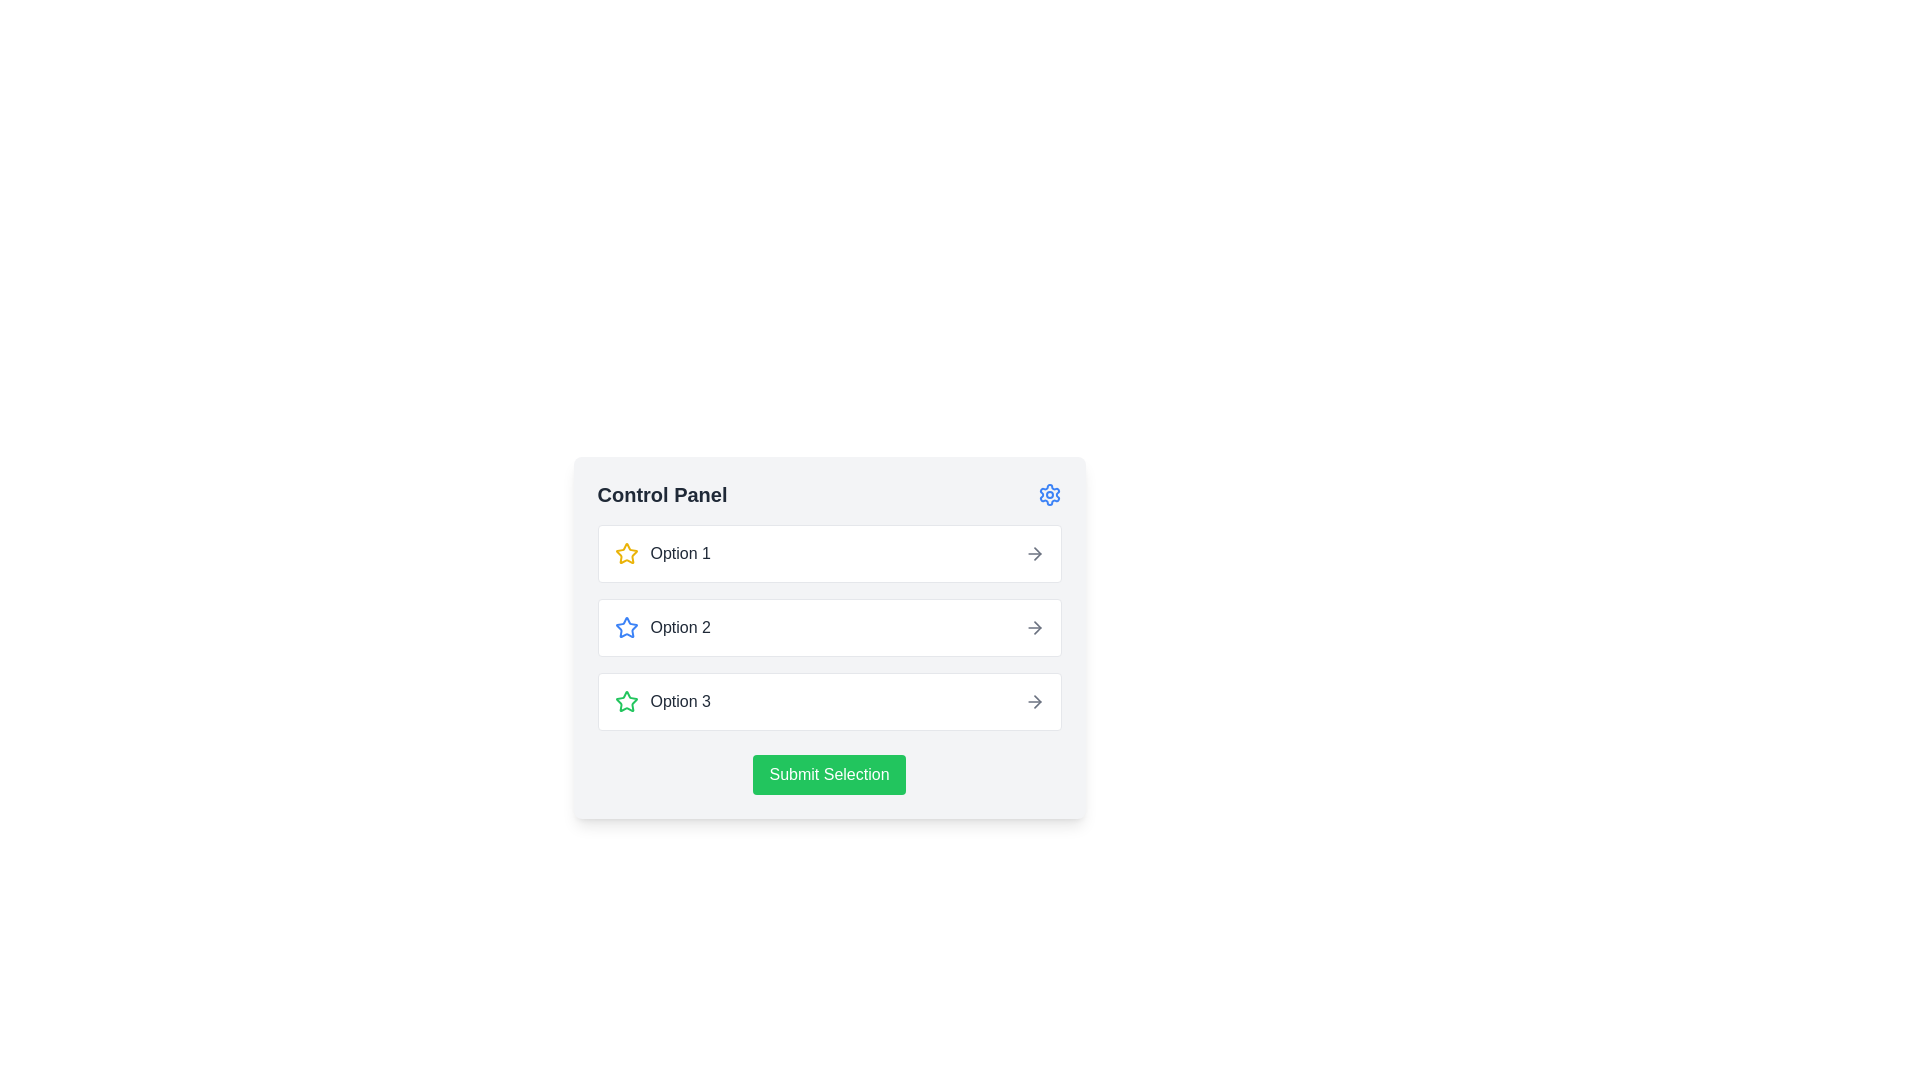  What do you see at coordinates (625, 700) in the screenshot?
I see `the green star icon that indicates an interactive option in the control panel, located to the left of the text 'Option 1'` at bounding box center [625, 700].